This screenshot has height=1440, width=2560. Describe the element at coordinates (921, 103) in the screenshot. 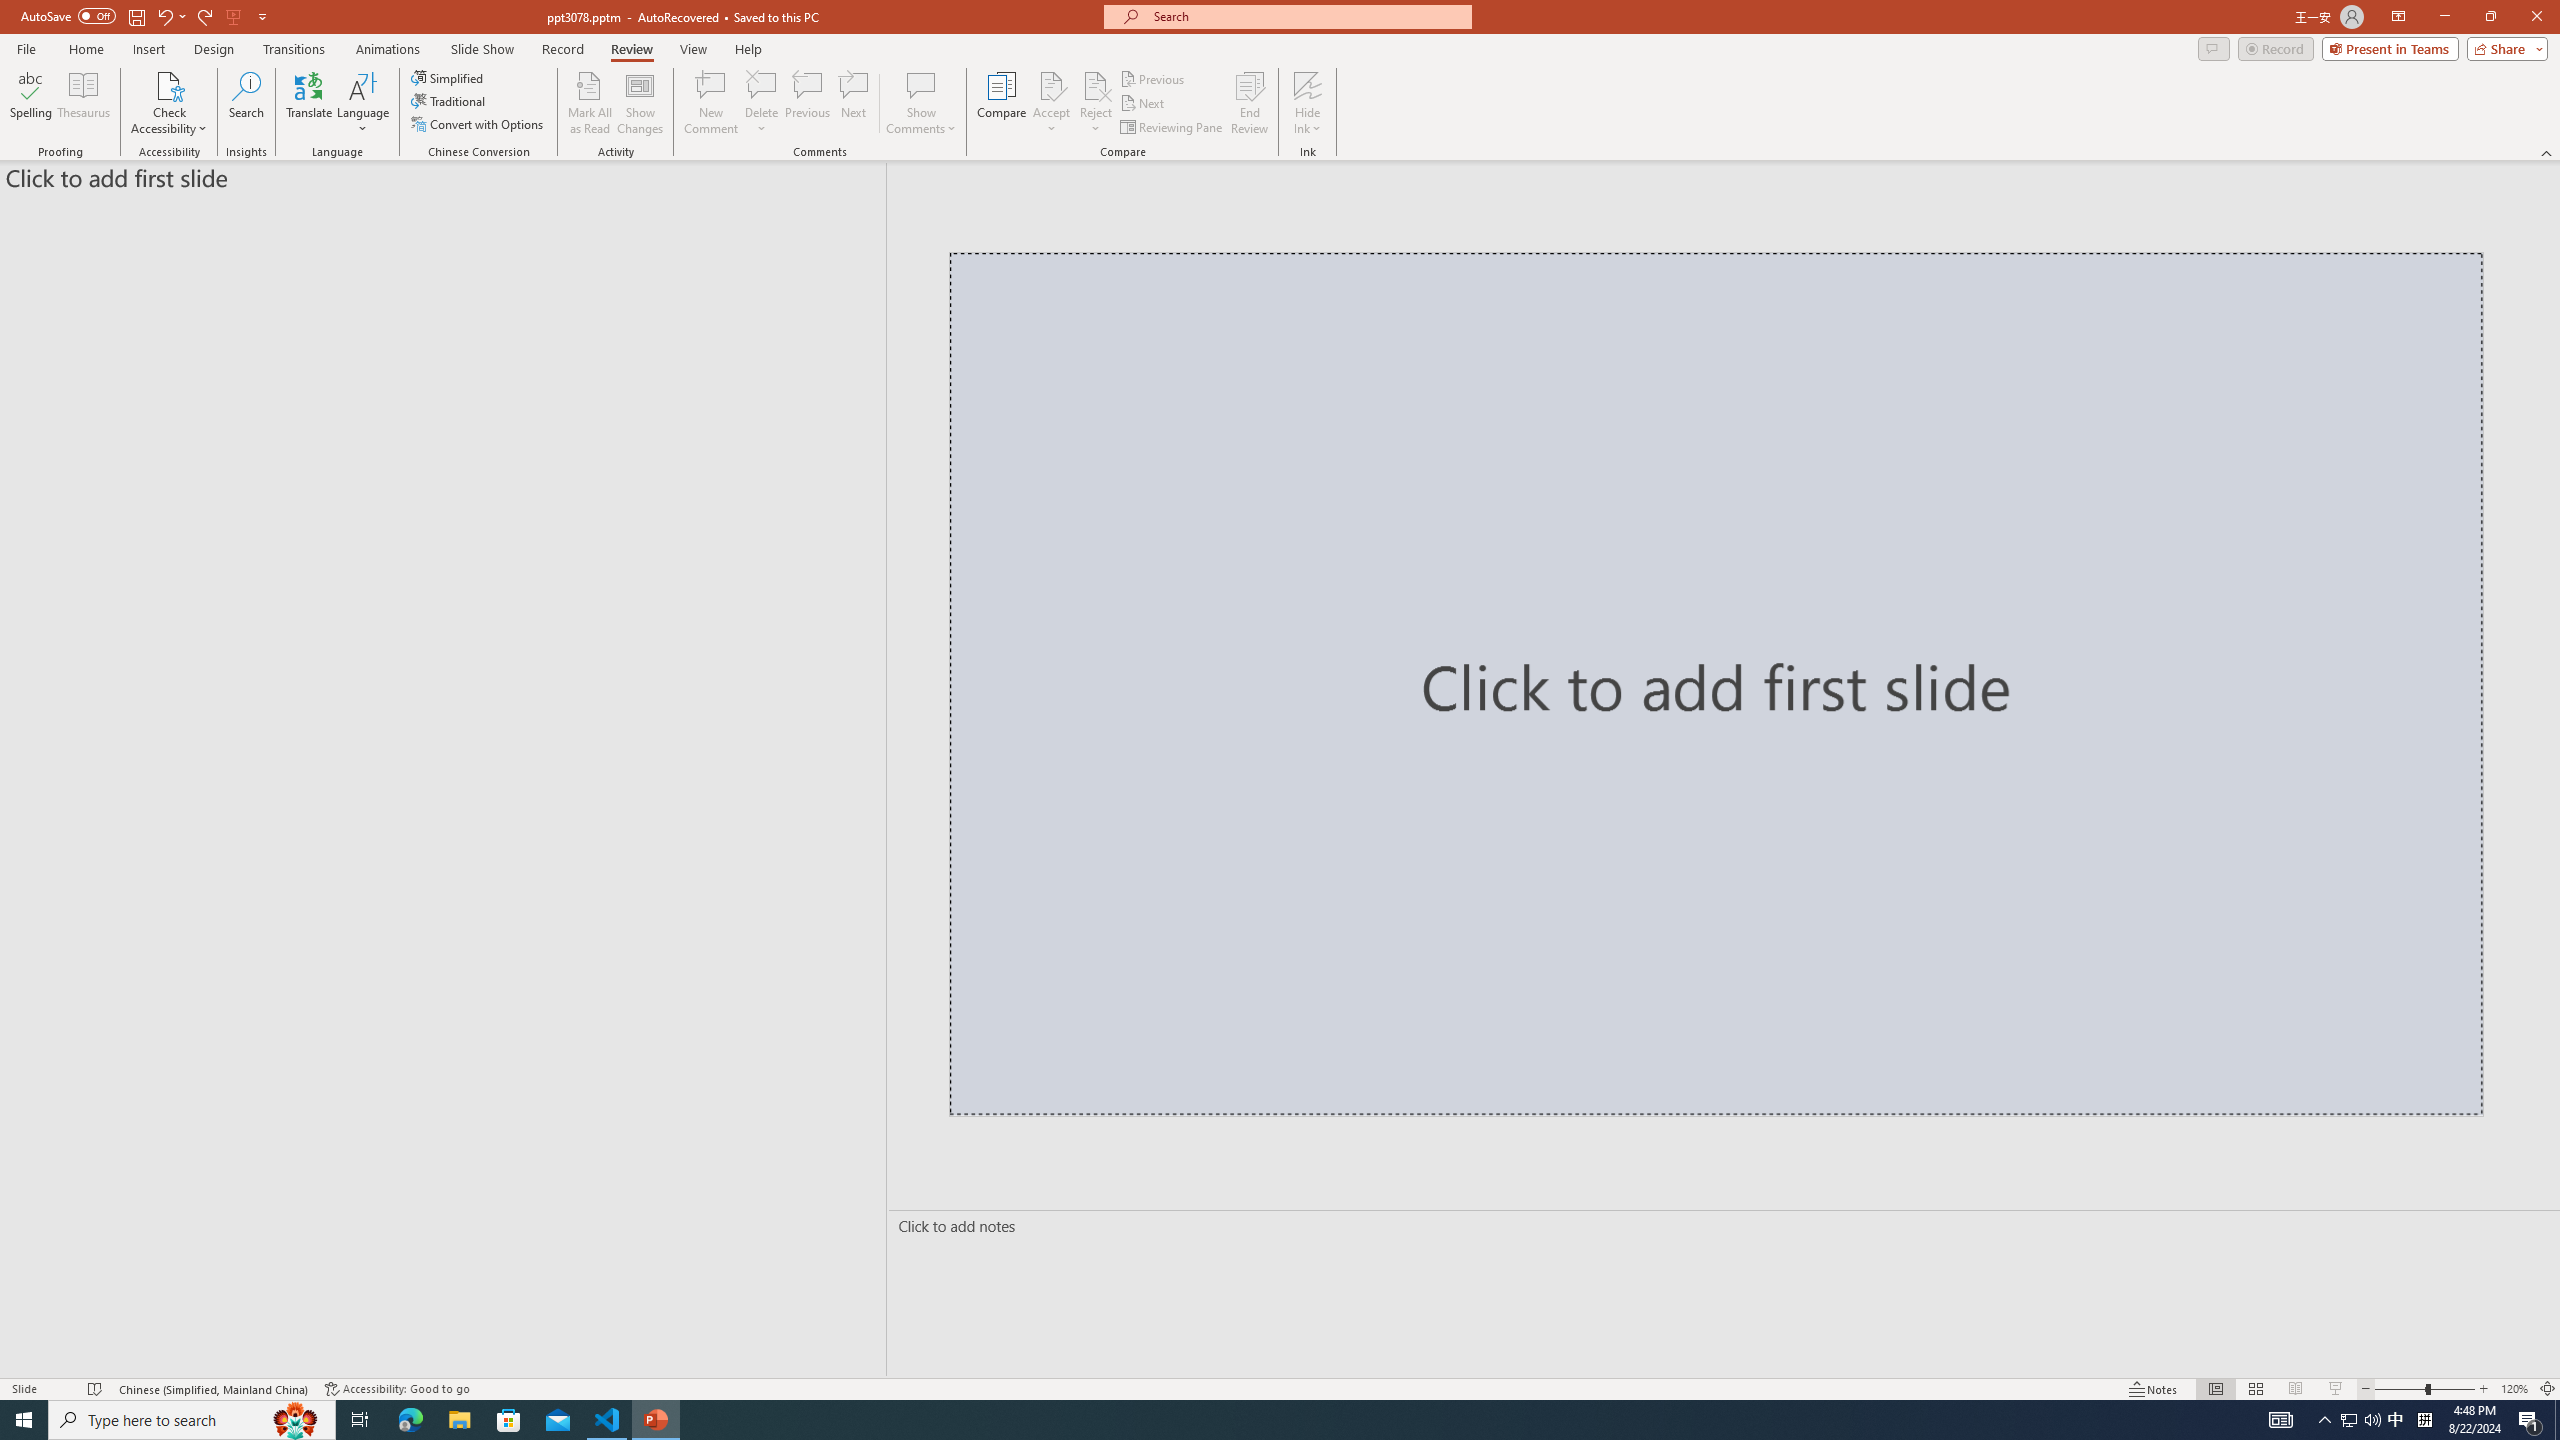

I see `'Show Comments'` at that location.